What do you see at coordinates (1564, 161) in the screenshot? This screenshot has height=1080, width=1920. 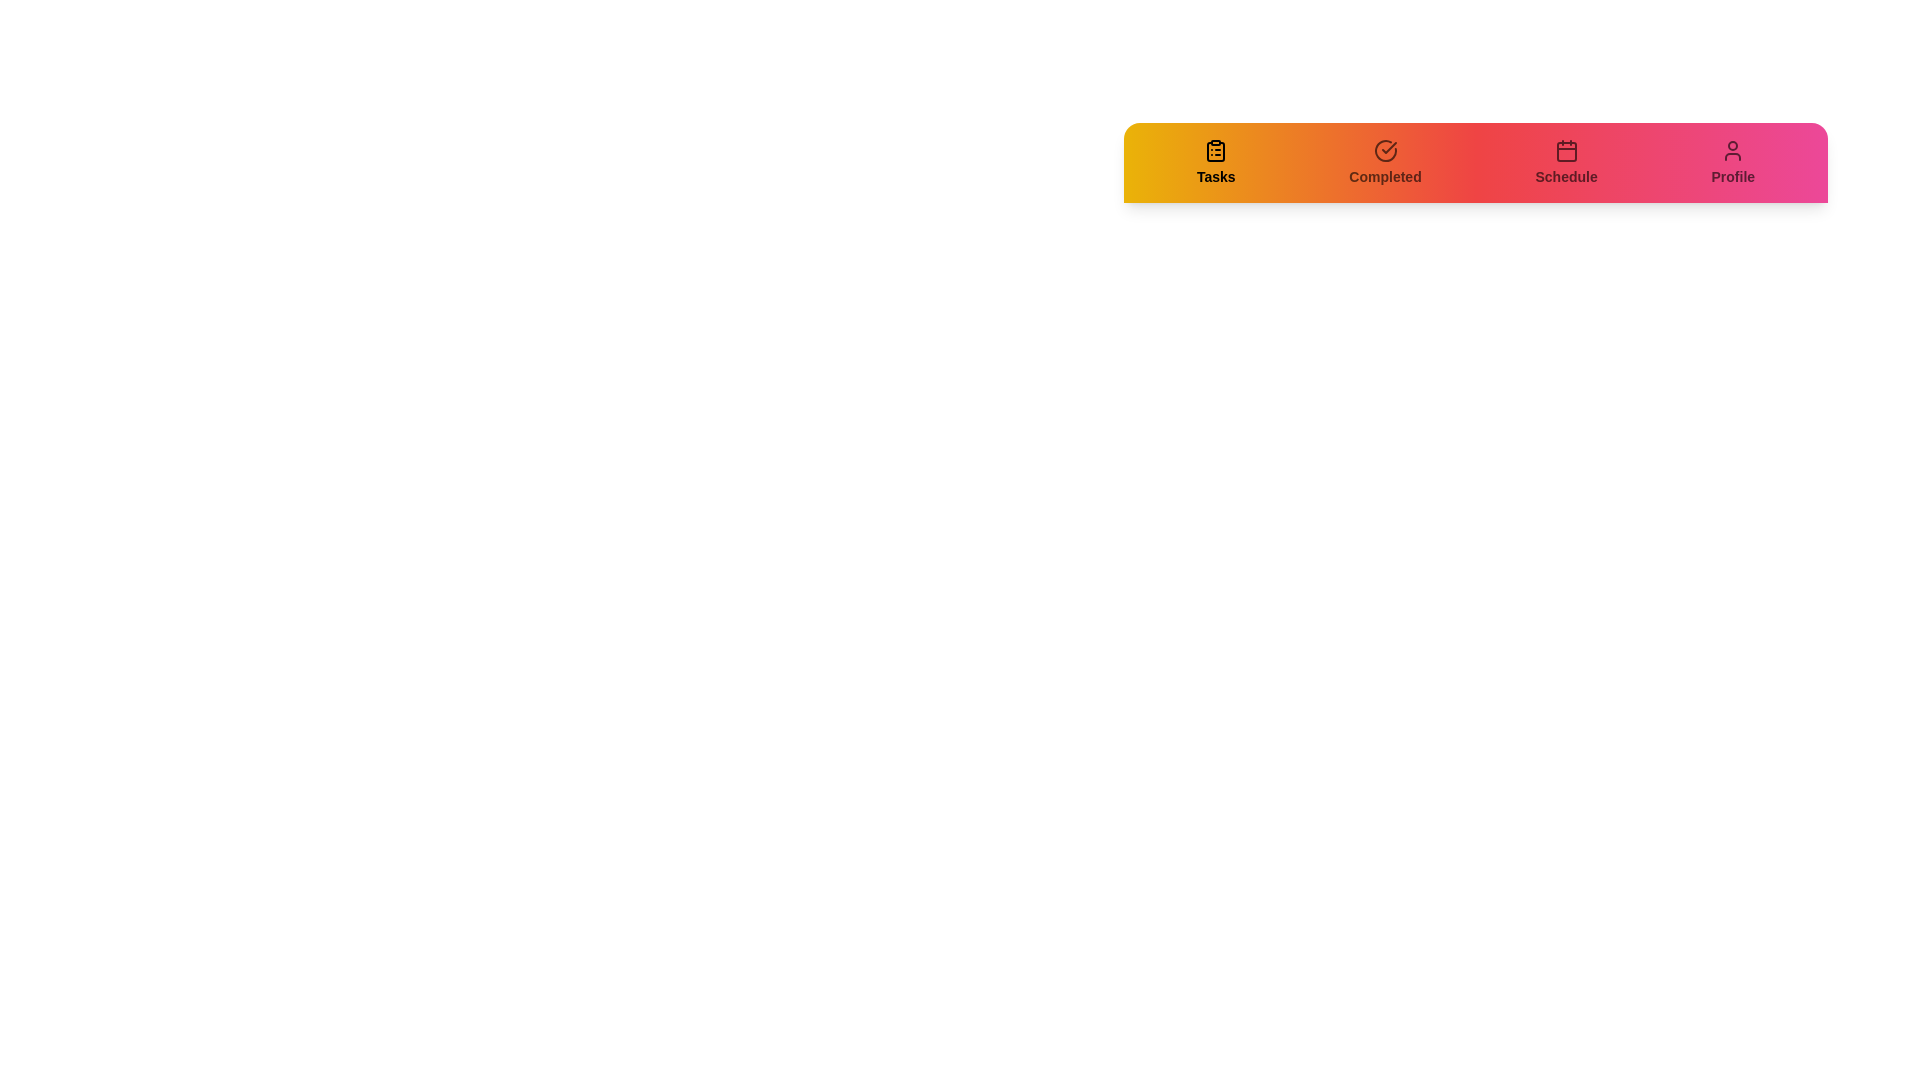 I see `the tab labeled Schedule to navigate to its respective section` at bounding box center [1564, 161].